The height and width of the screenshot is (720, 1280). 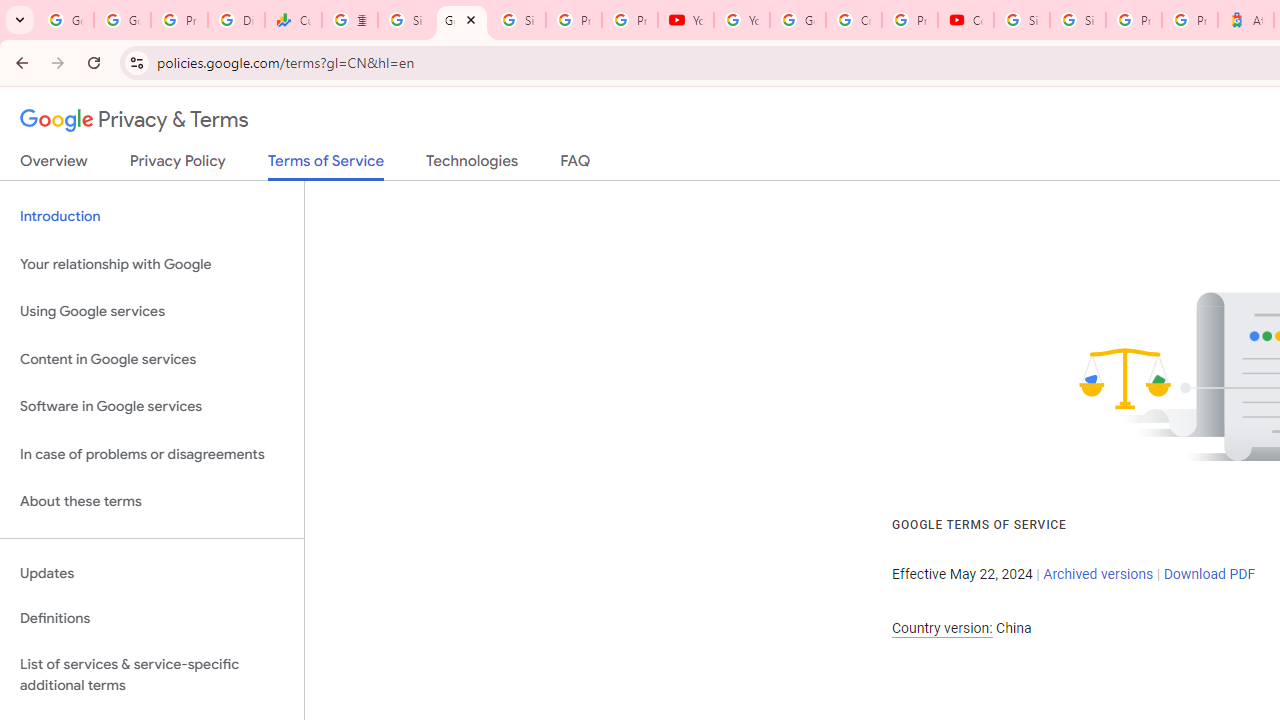 What do you see at coordinates (151, 358) in the screenshot?
I see `'Content in Google services'` at bounding box center [151, 358].